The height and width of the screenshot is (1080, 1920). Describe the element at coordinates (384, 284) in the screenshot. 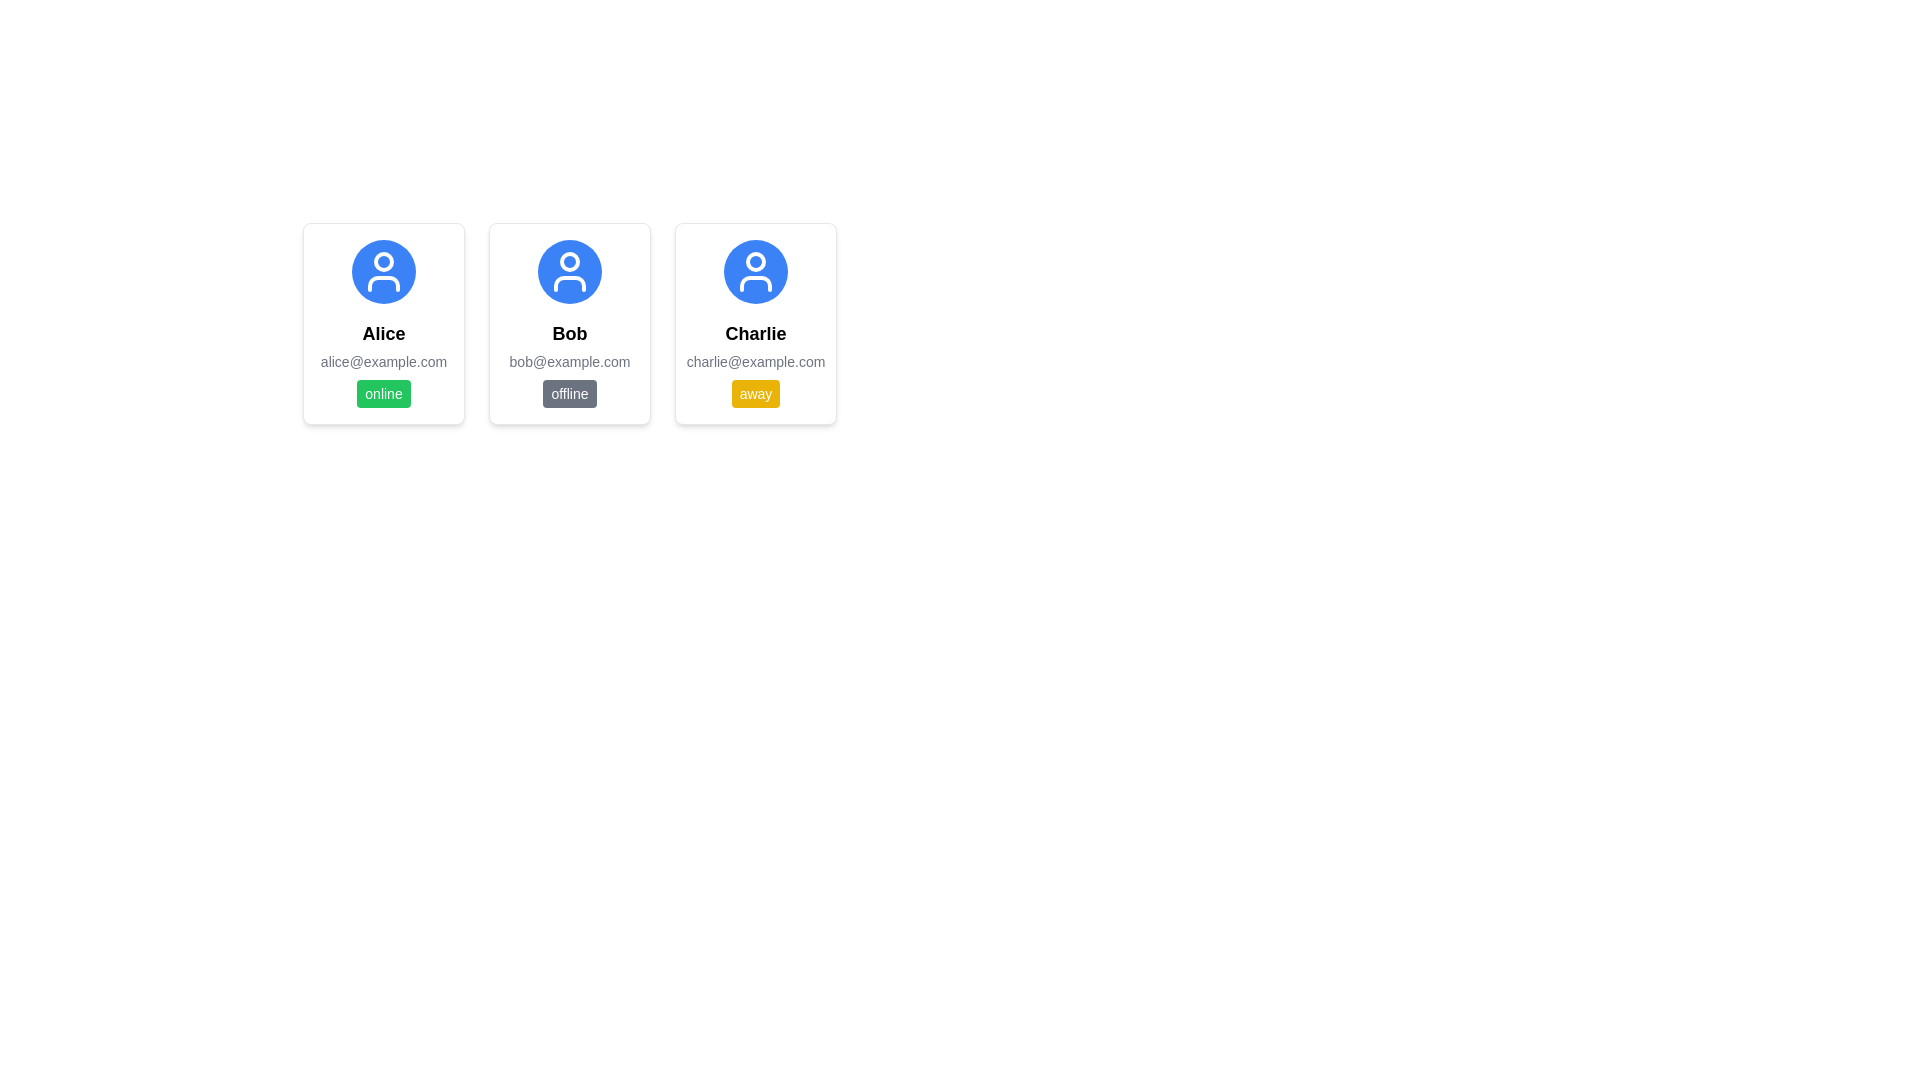

I see `the vector graphic element representing the body portion in the user icon within the first card-like component of the interface` at that location.